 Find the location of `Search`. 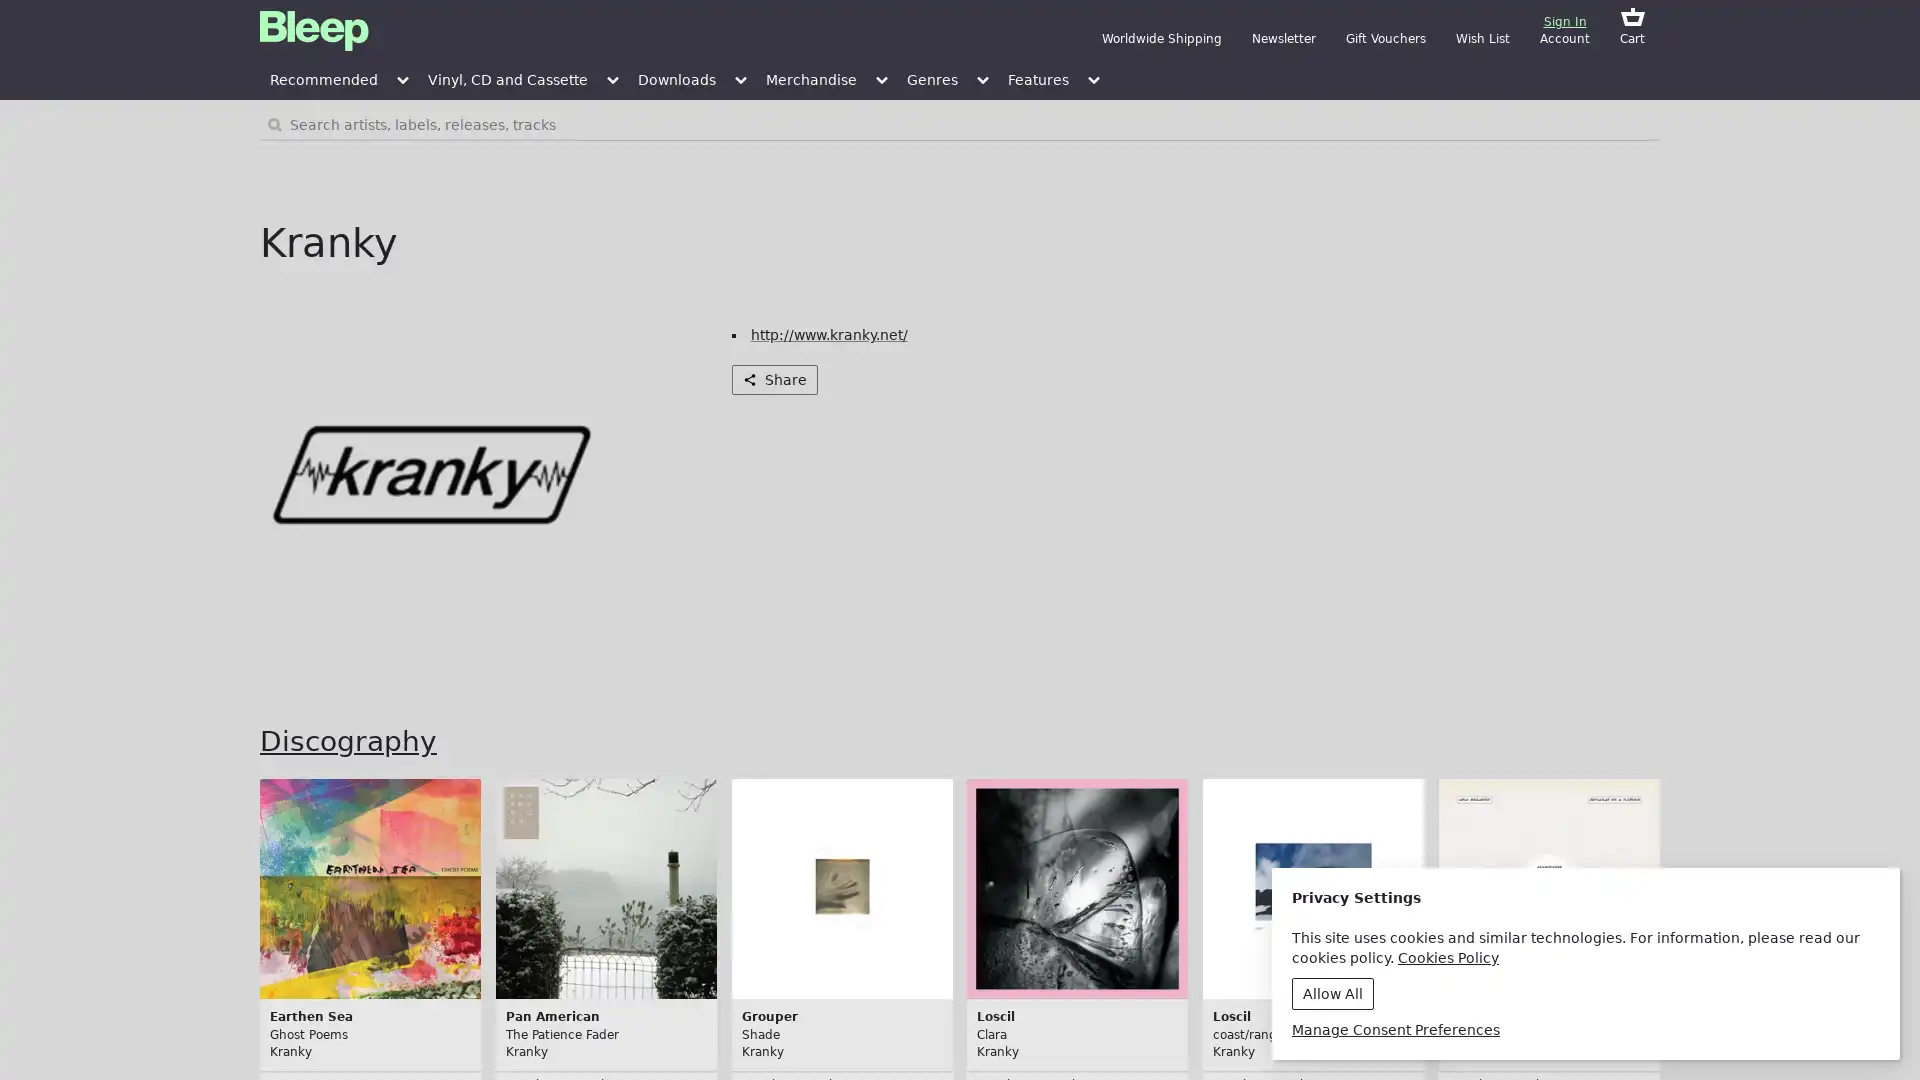

Search is located at coordinates (1548, 124).